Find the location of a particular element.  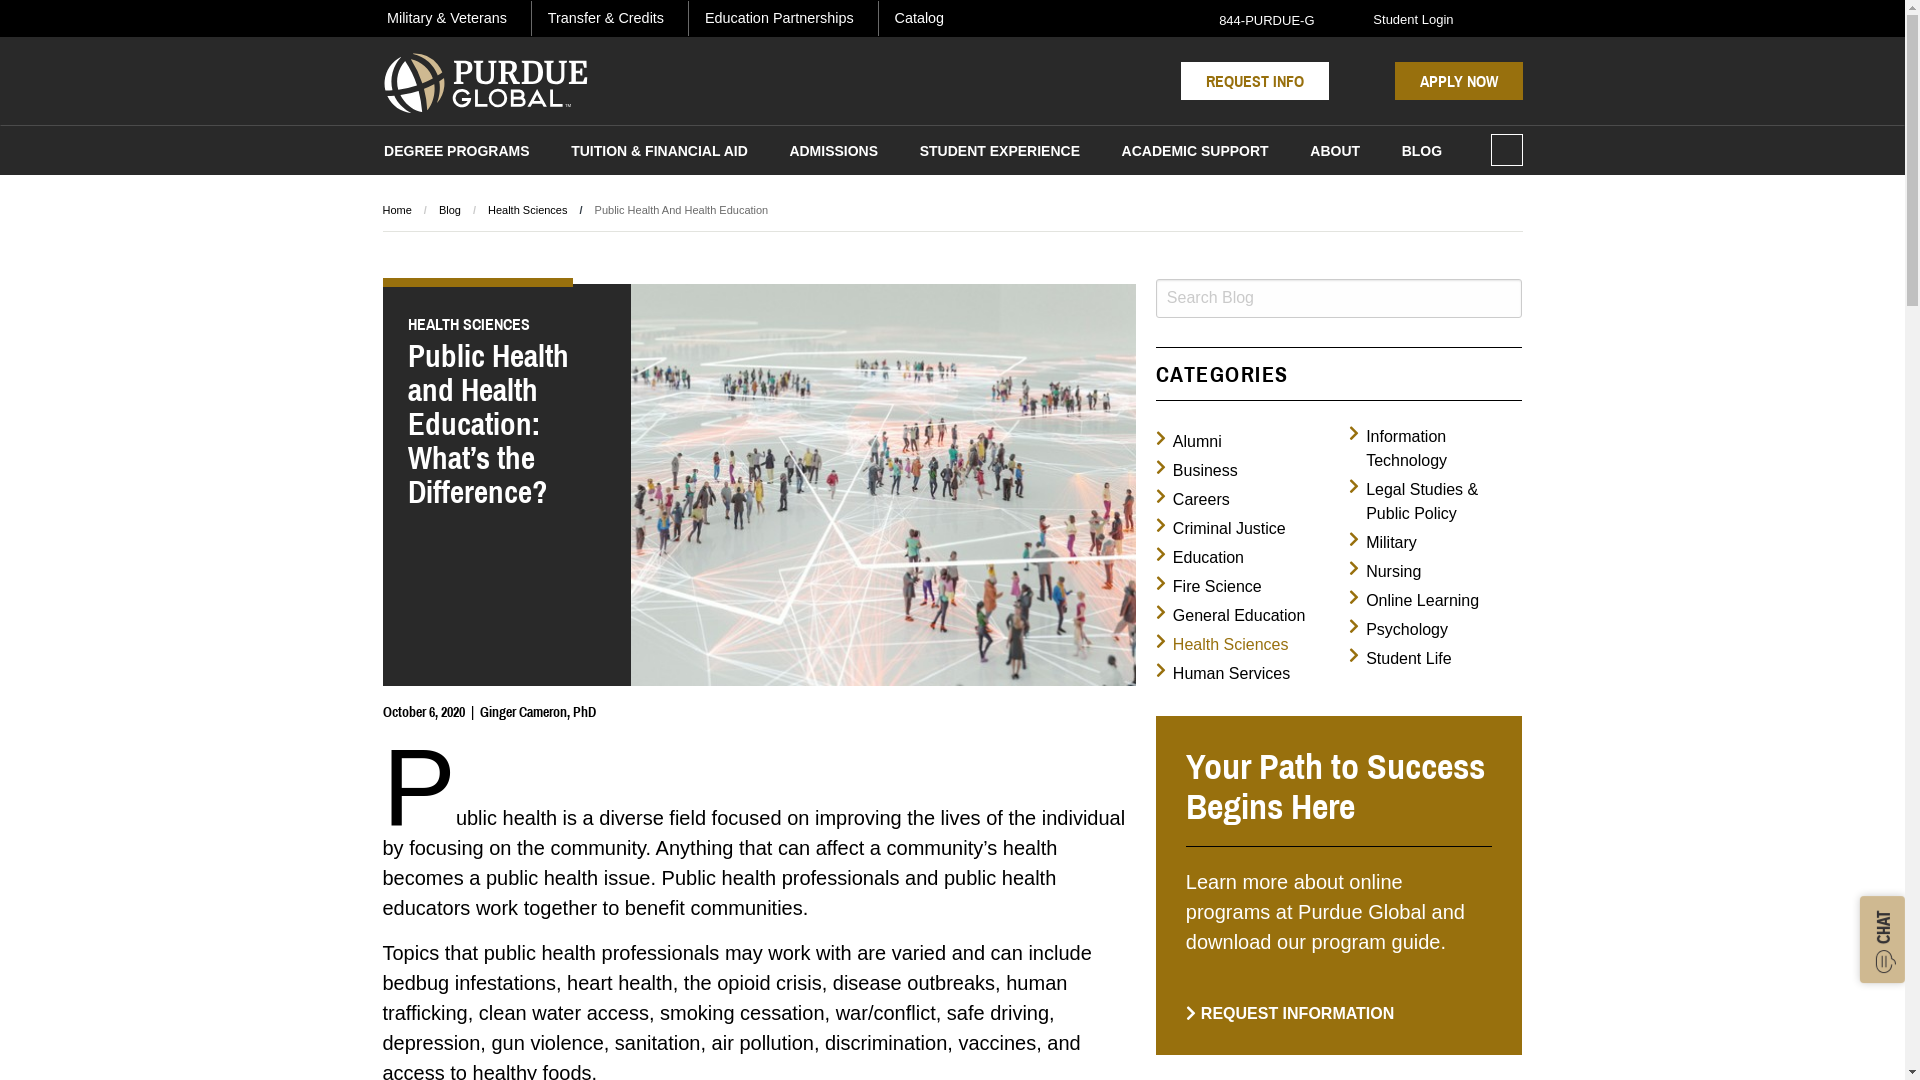

'Student Life' is located at coordinates (1399, 659).